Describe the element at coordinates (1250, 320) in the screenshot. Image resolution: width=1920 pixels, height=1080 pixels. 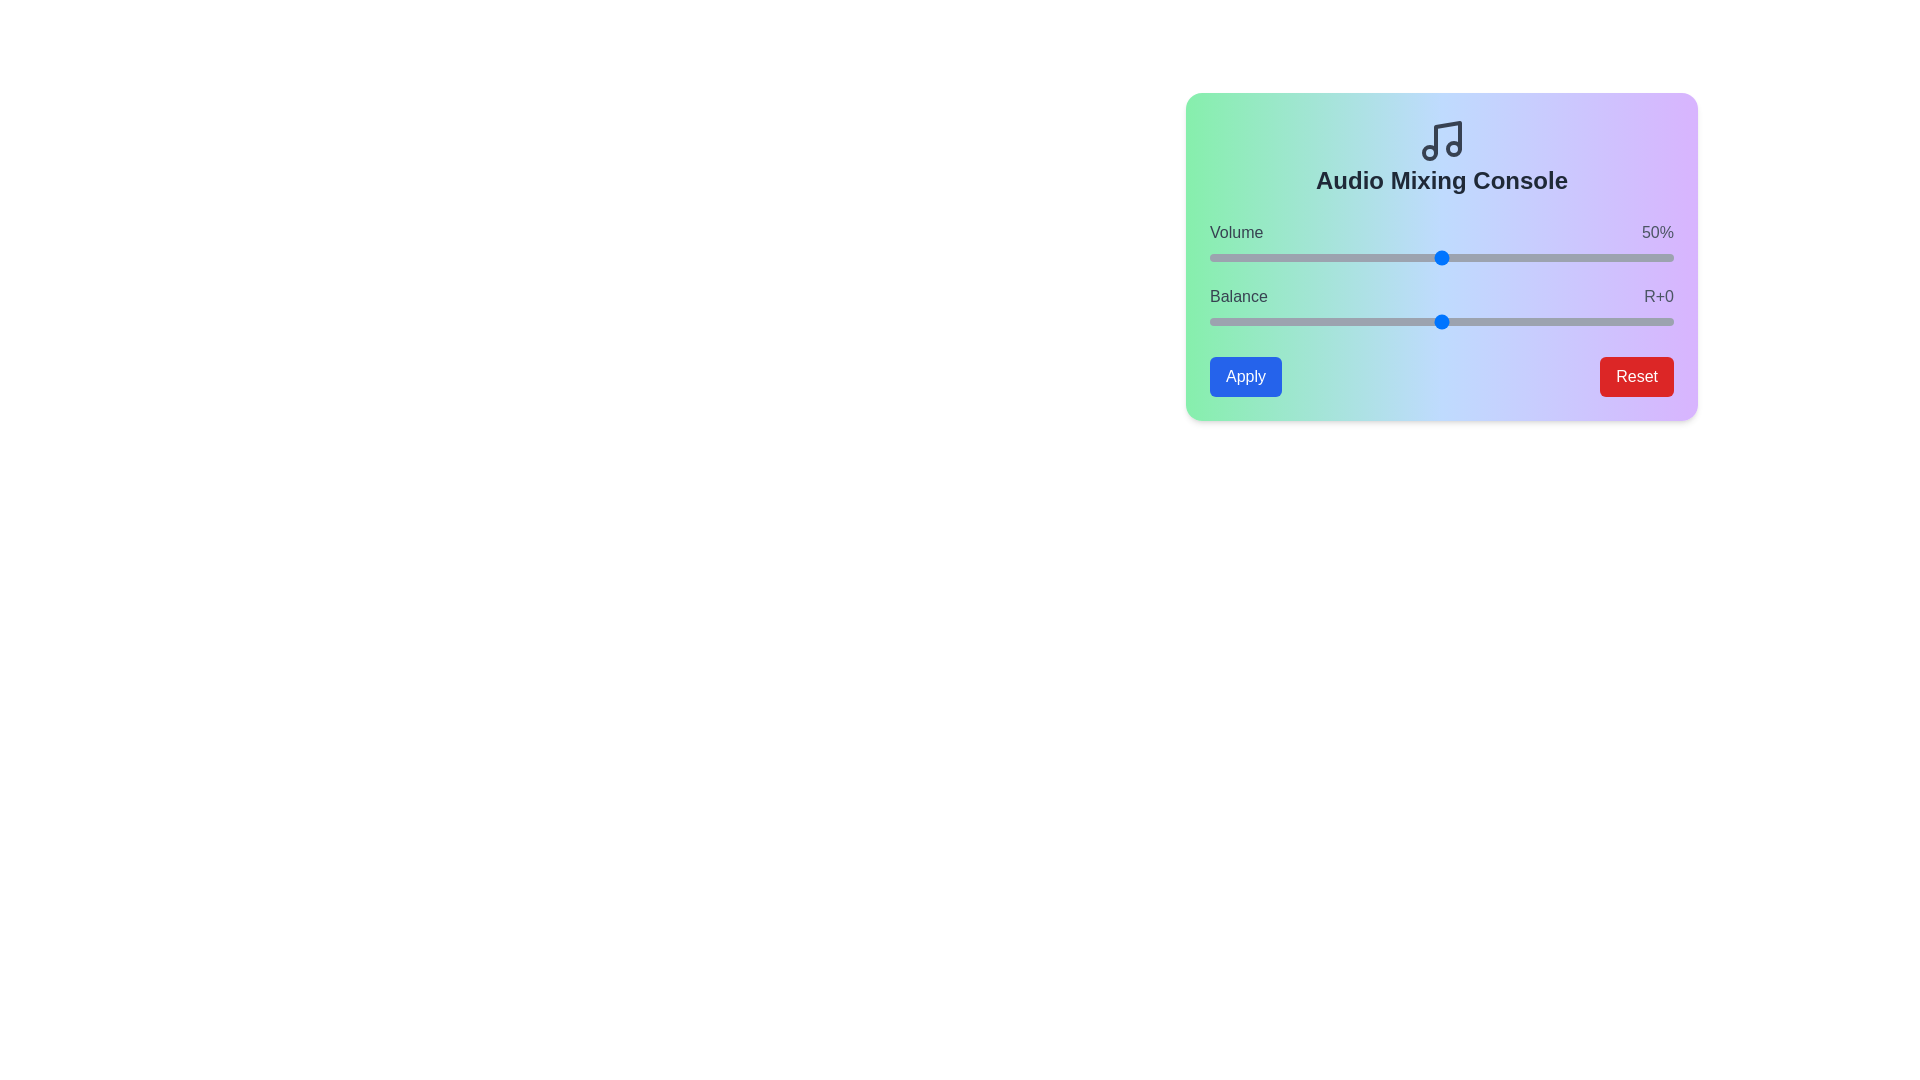
I see `balance` at that location.